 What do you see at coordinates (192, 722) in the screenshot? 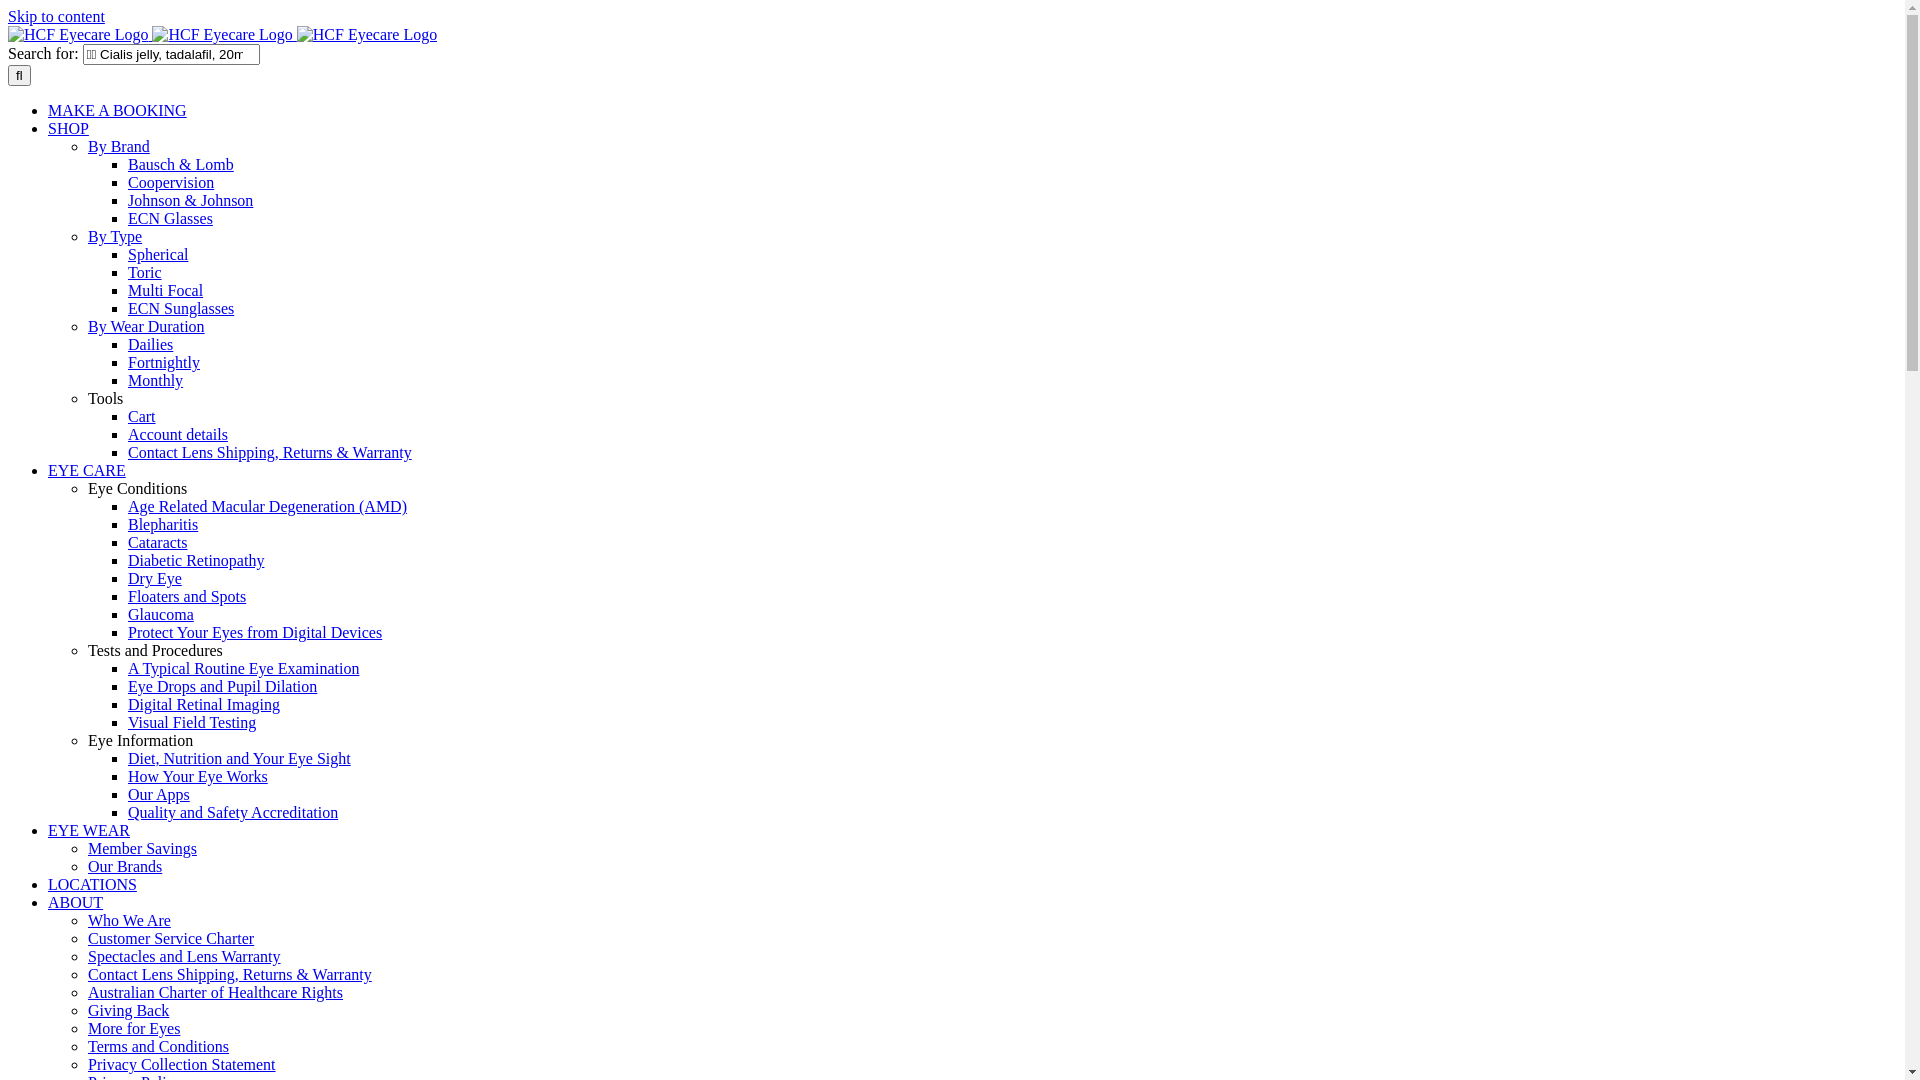
I see `'Visual Field Testing'` at bounding box center [192, 722].